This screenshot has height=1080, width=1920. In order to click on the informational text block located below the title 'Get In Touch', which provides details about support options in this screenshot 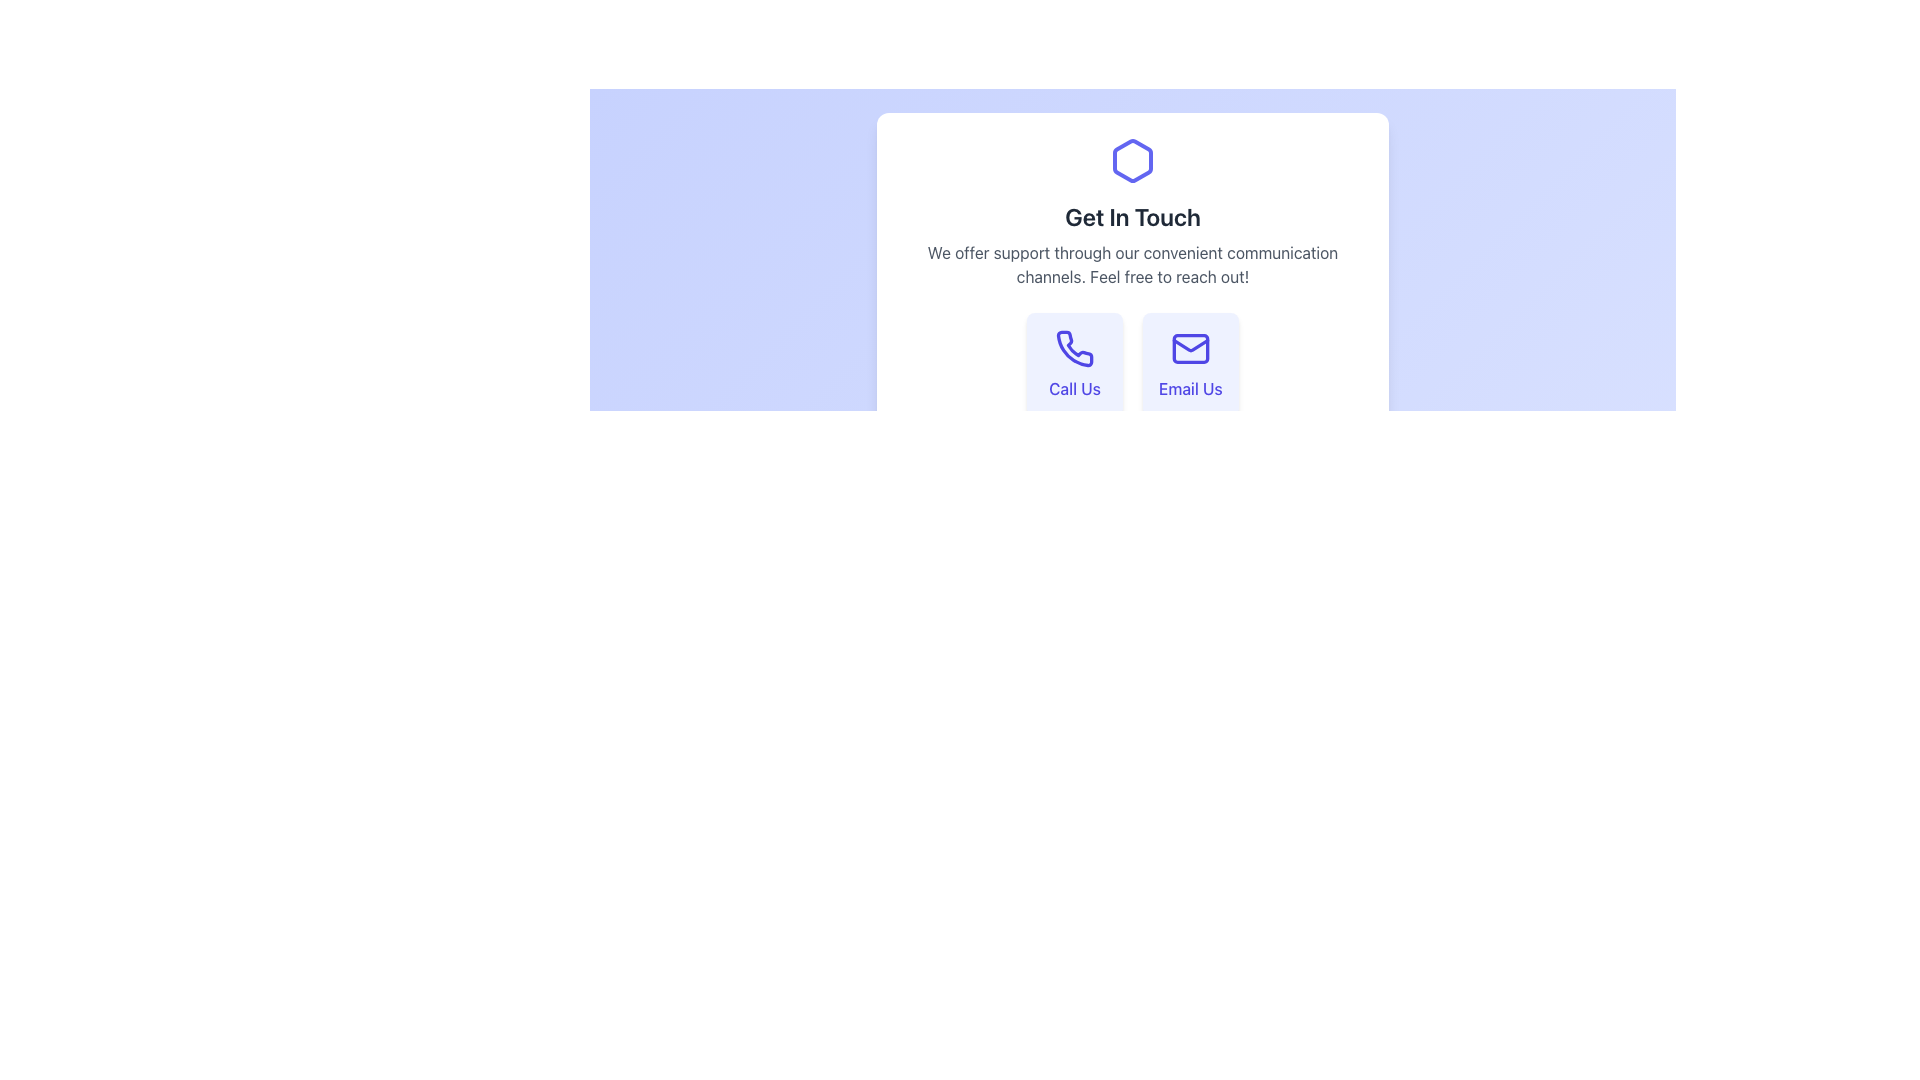, I will do `click(1132, 264)`.